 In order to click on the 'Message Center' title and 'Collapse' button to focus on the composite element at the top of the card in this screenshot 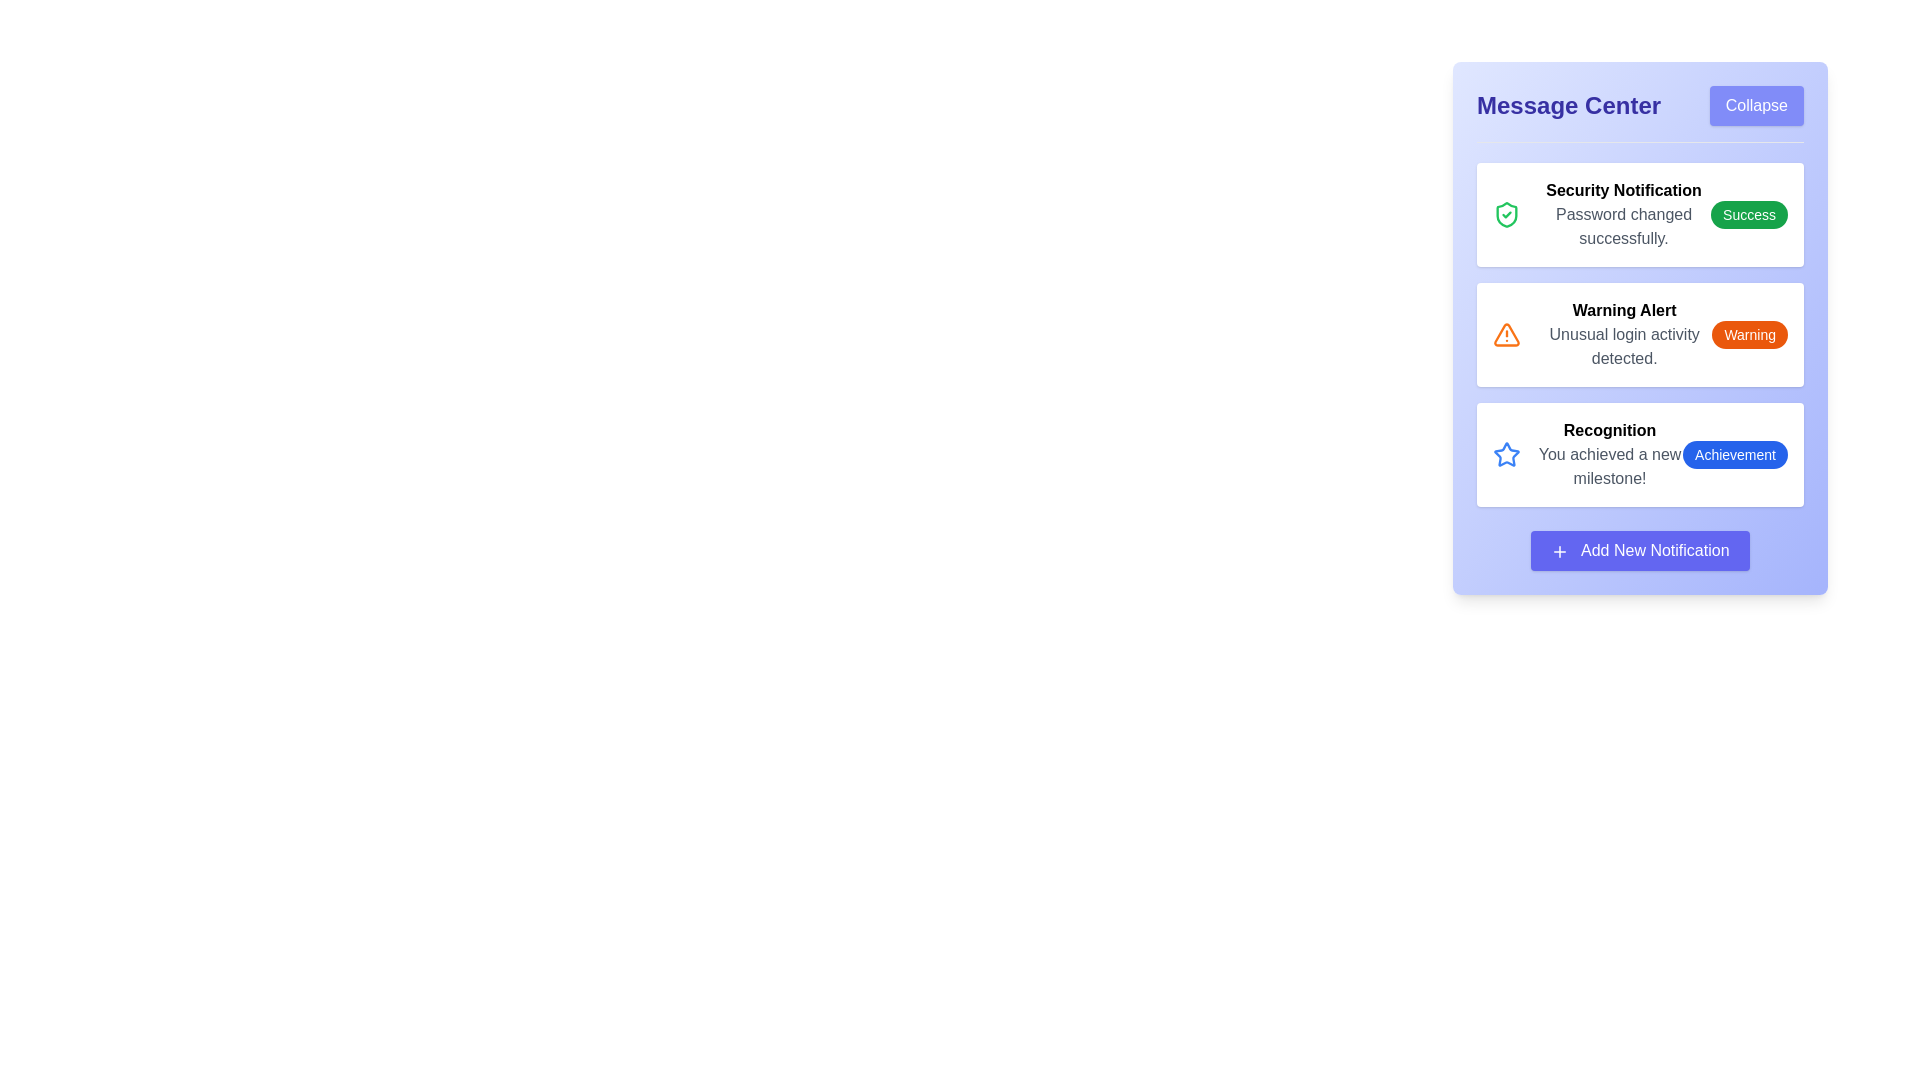, I will do `click(1640, 114)`.